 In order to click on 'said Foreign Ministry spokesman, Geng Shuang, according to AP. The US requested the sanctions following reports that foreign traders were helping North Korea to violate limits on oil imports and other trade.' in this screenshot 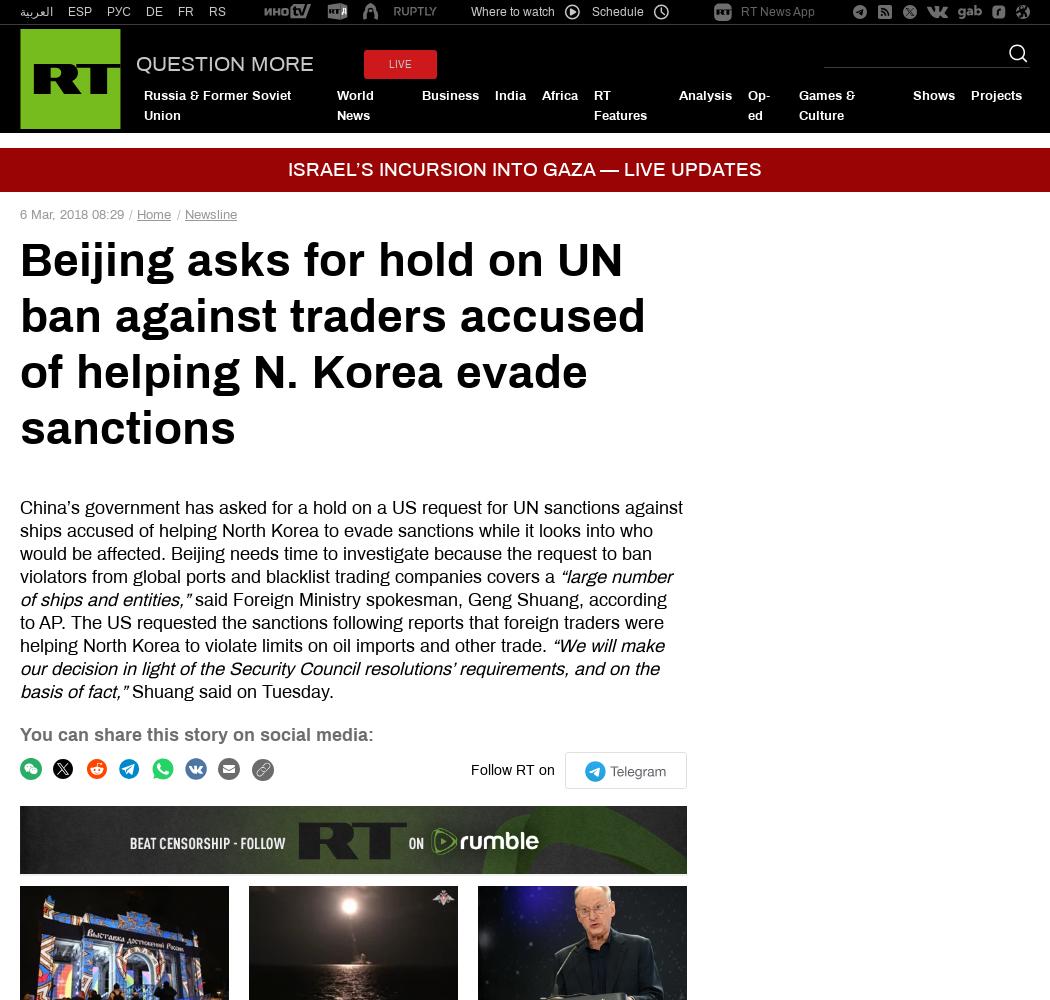, I will do `click(19, 621)`.